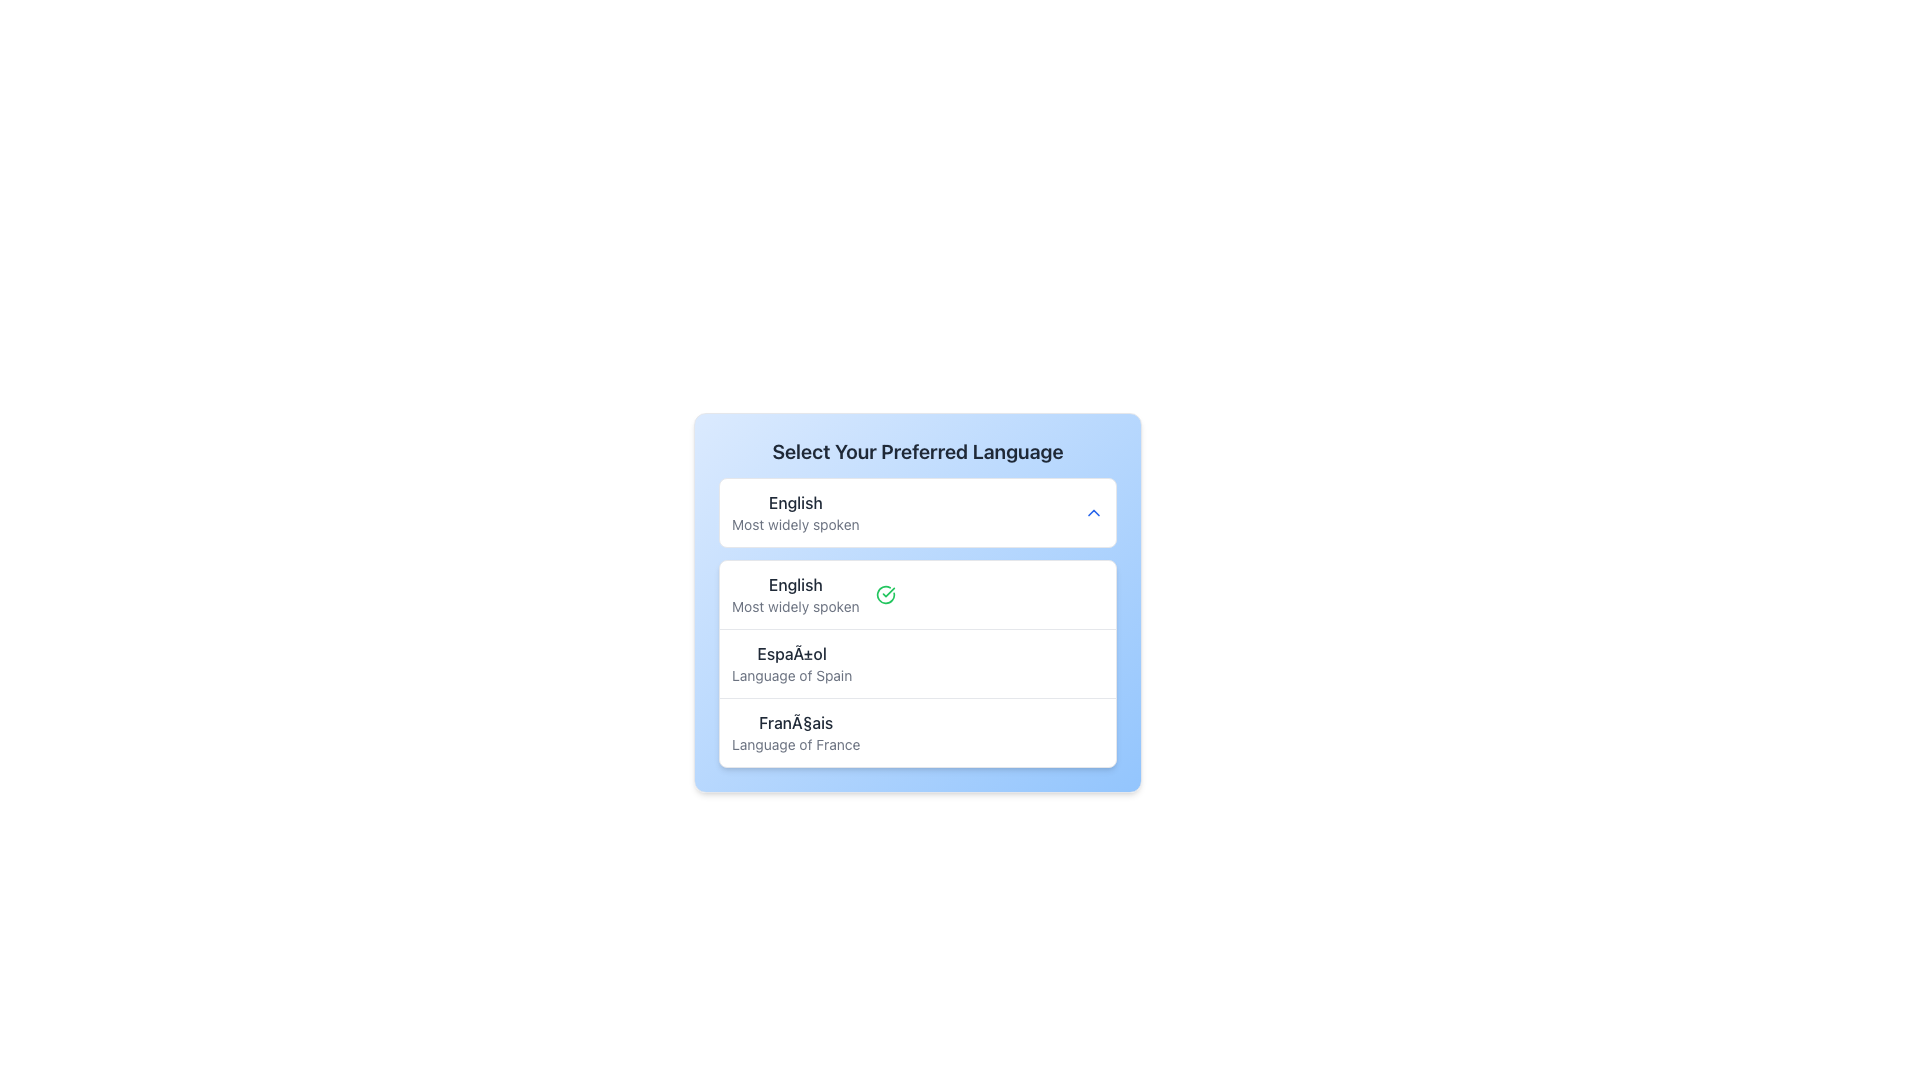 This screenshot has width=1920, height=1080. What do you see at coordinates (916, 663) in the screenshot?
I see `the 'Español' option in the dropdown language selector, which is the second item in the list beneath 'English (Most widely spoken)'` at bounding box center [916, 663].